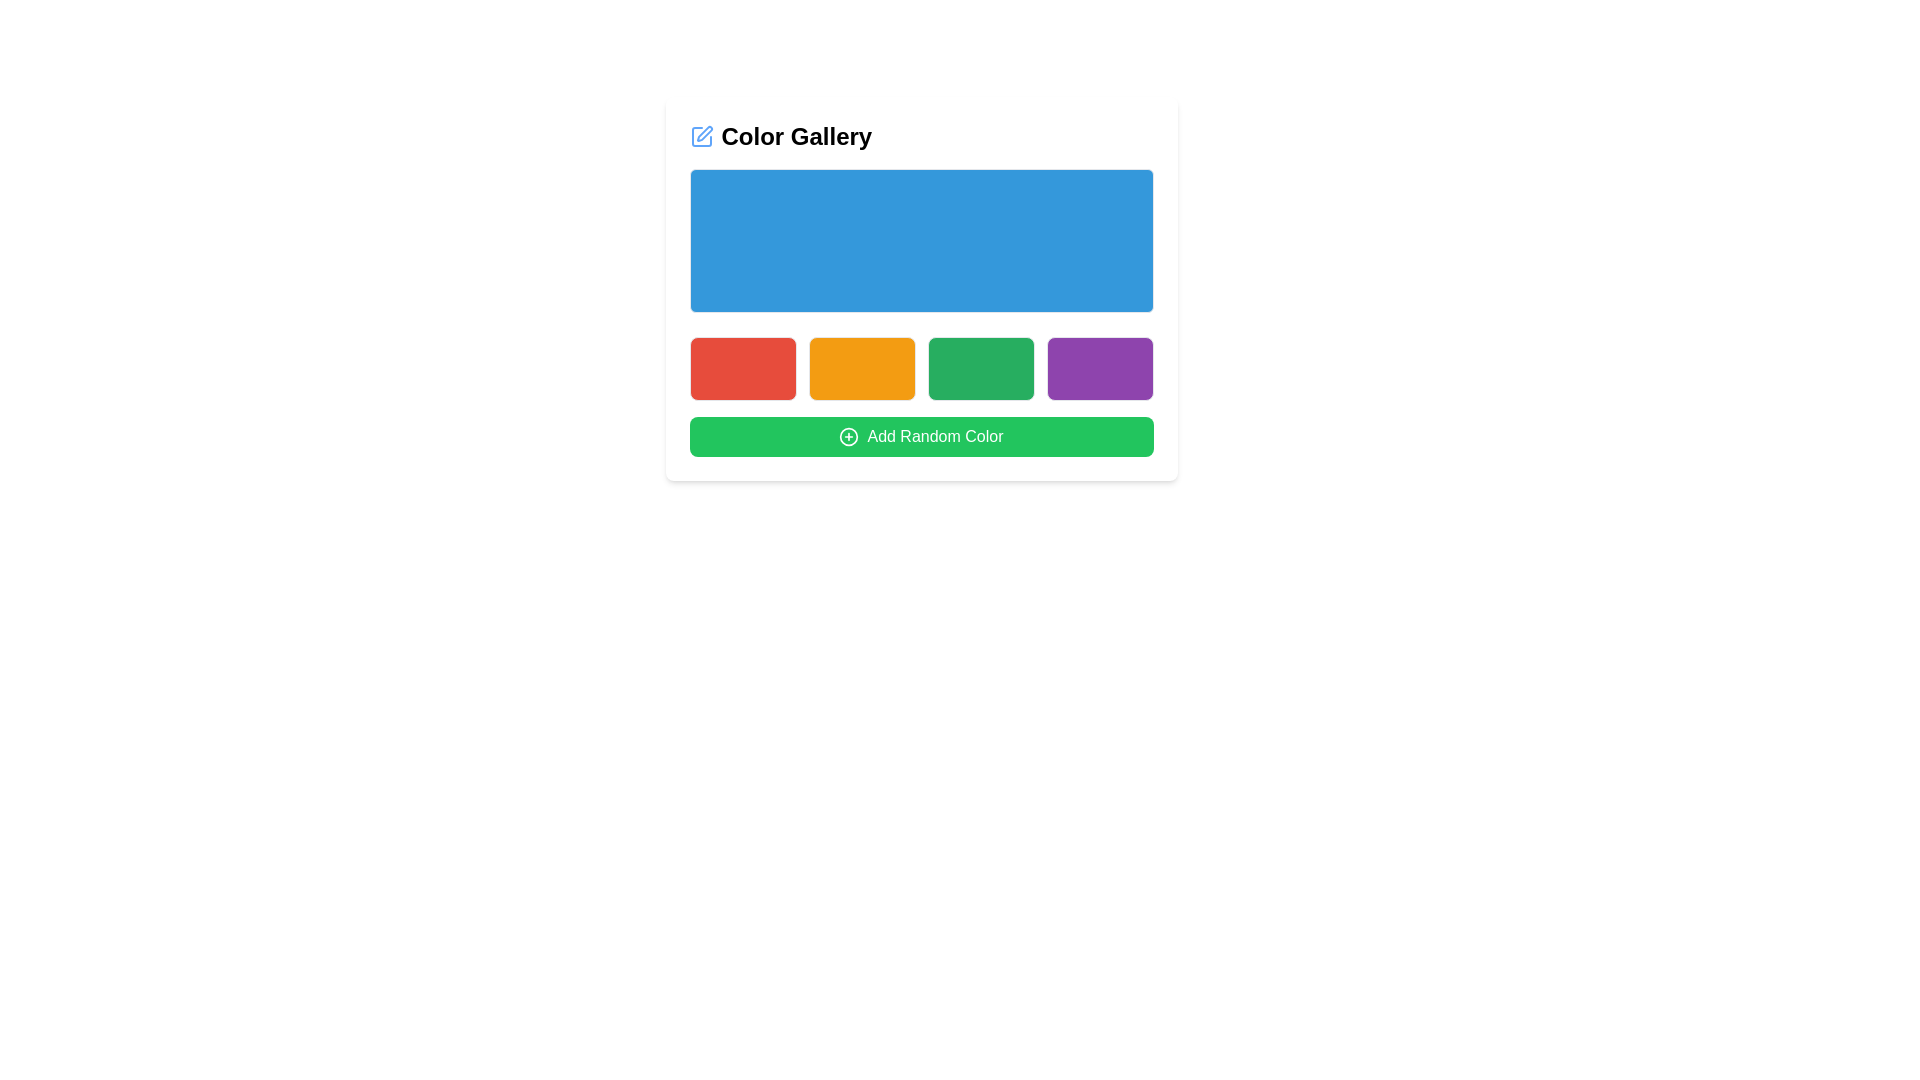  What do you see at coordinates (980, 369) in the screenshot?
I see `the intense green button located in the lower central part of the grid layout, which is the third item in a row of four elements` at bounding box center [980, 369].